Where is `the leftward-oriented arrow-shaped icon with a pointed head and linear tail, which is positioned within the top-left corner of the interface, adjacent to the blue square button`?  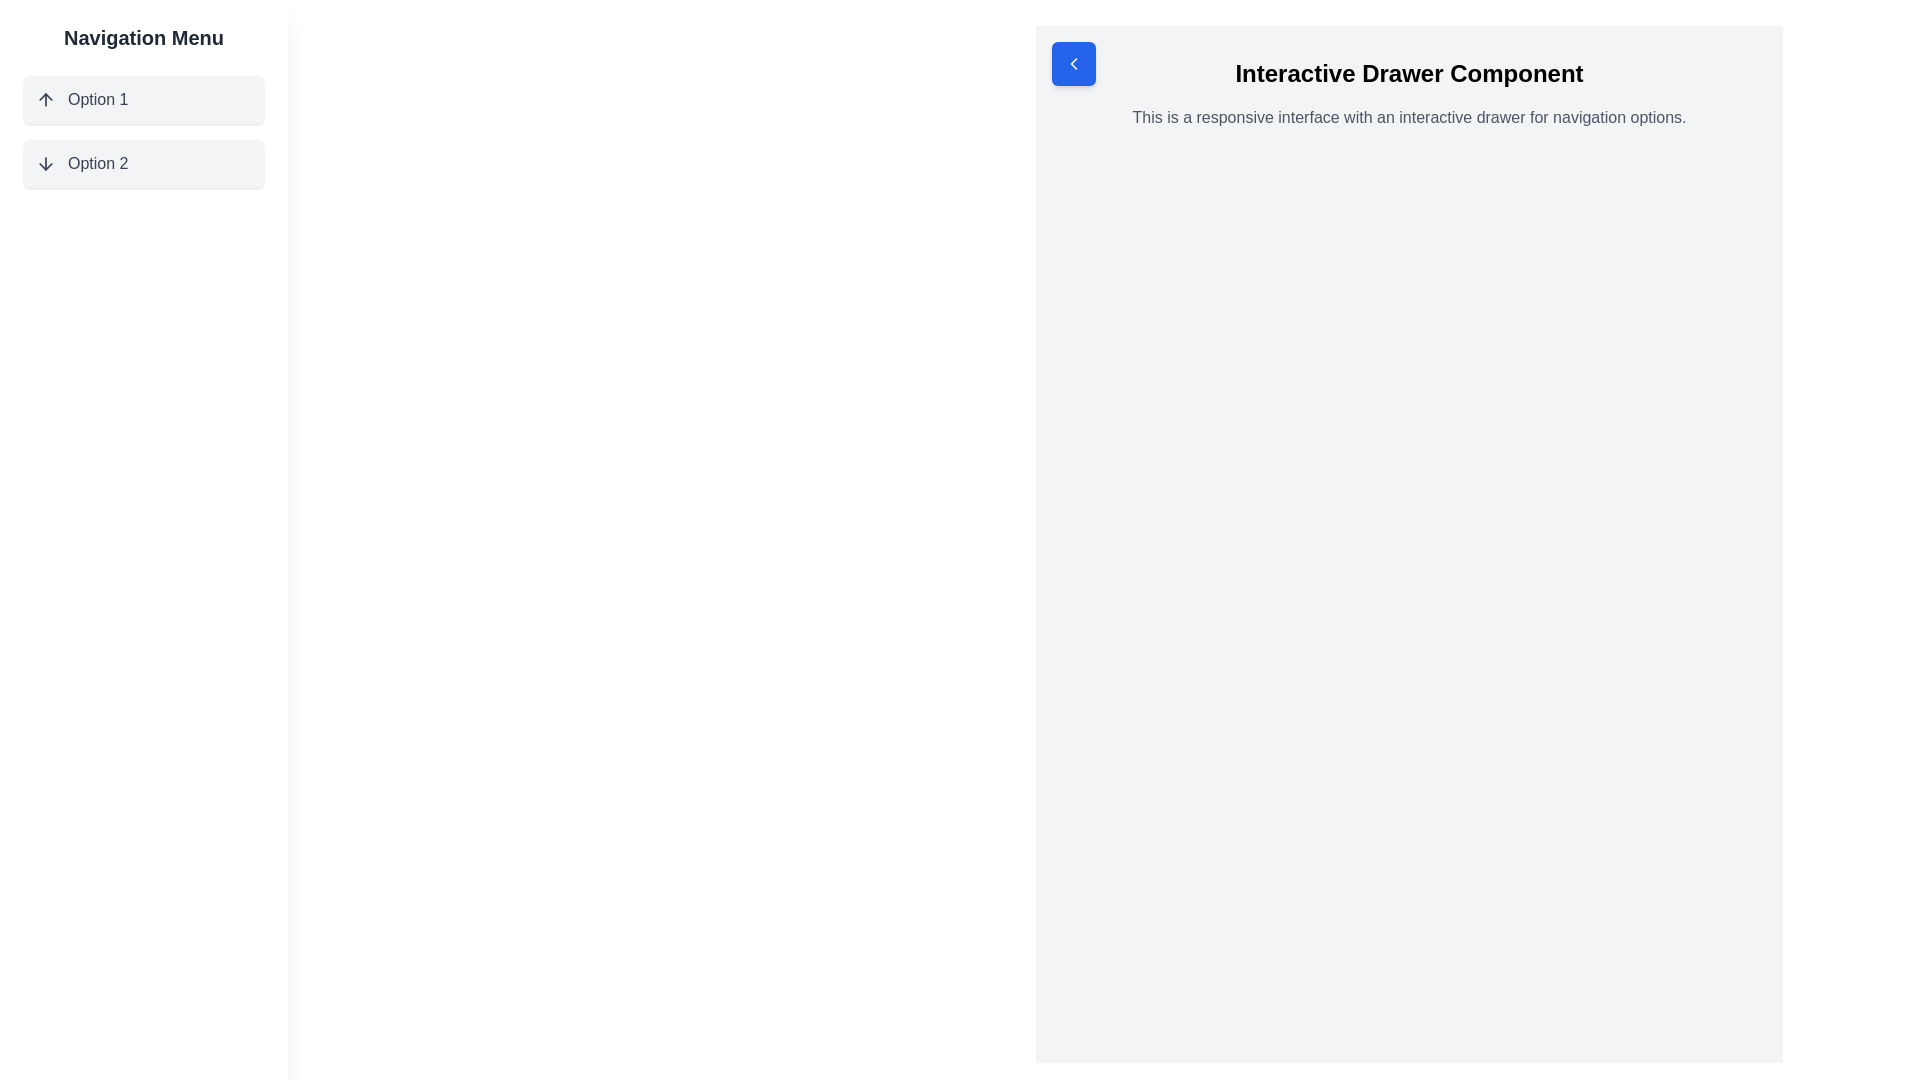 the leftward-oriented arrow-shaped icon with a pointed head and linear tail, which is positioned within the top-left corner of the interface, adjacent to the blue square button is located at coordinates (1073, 63).